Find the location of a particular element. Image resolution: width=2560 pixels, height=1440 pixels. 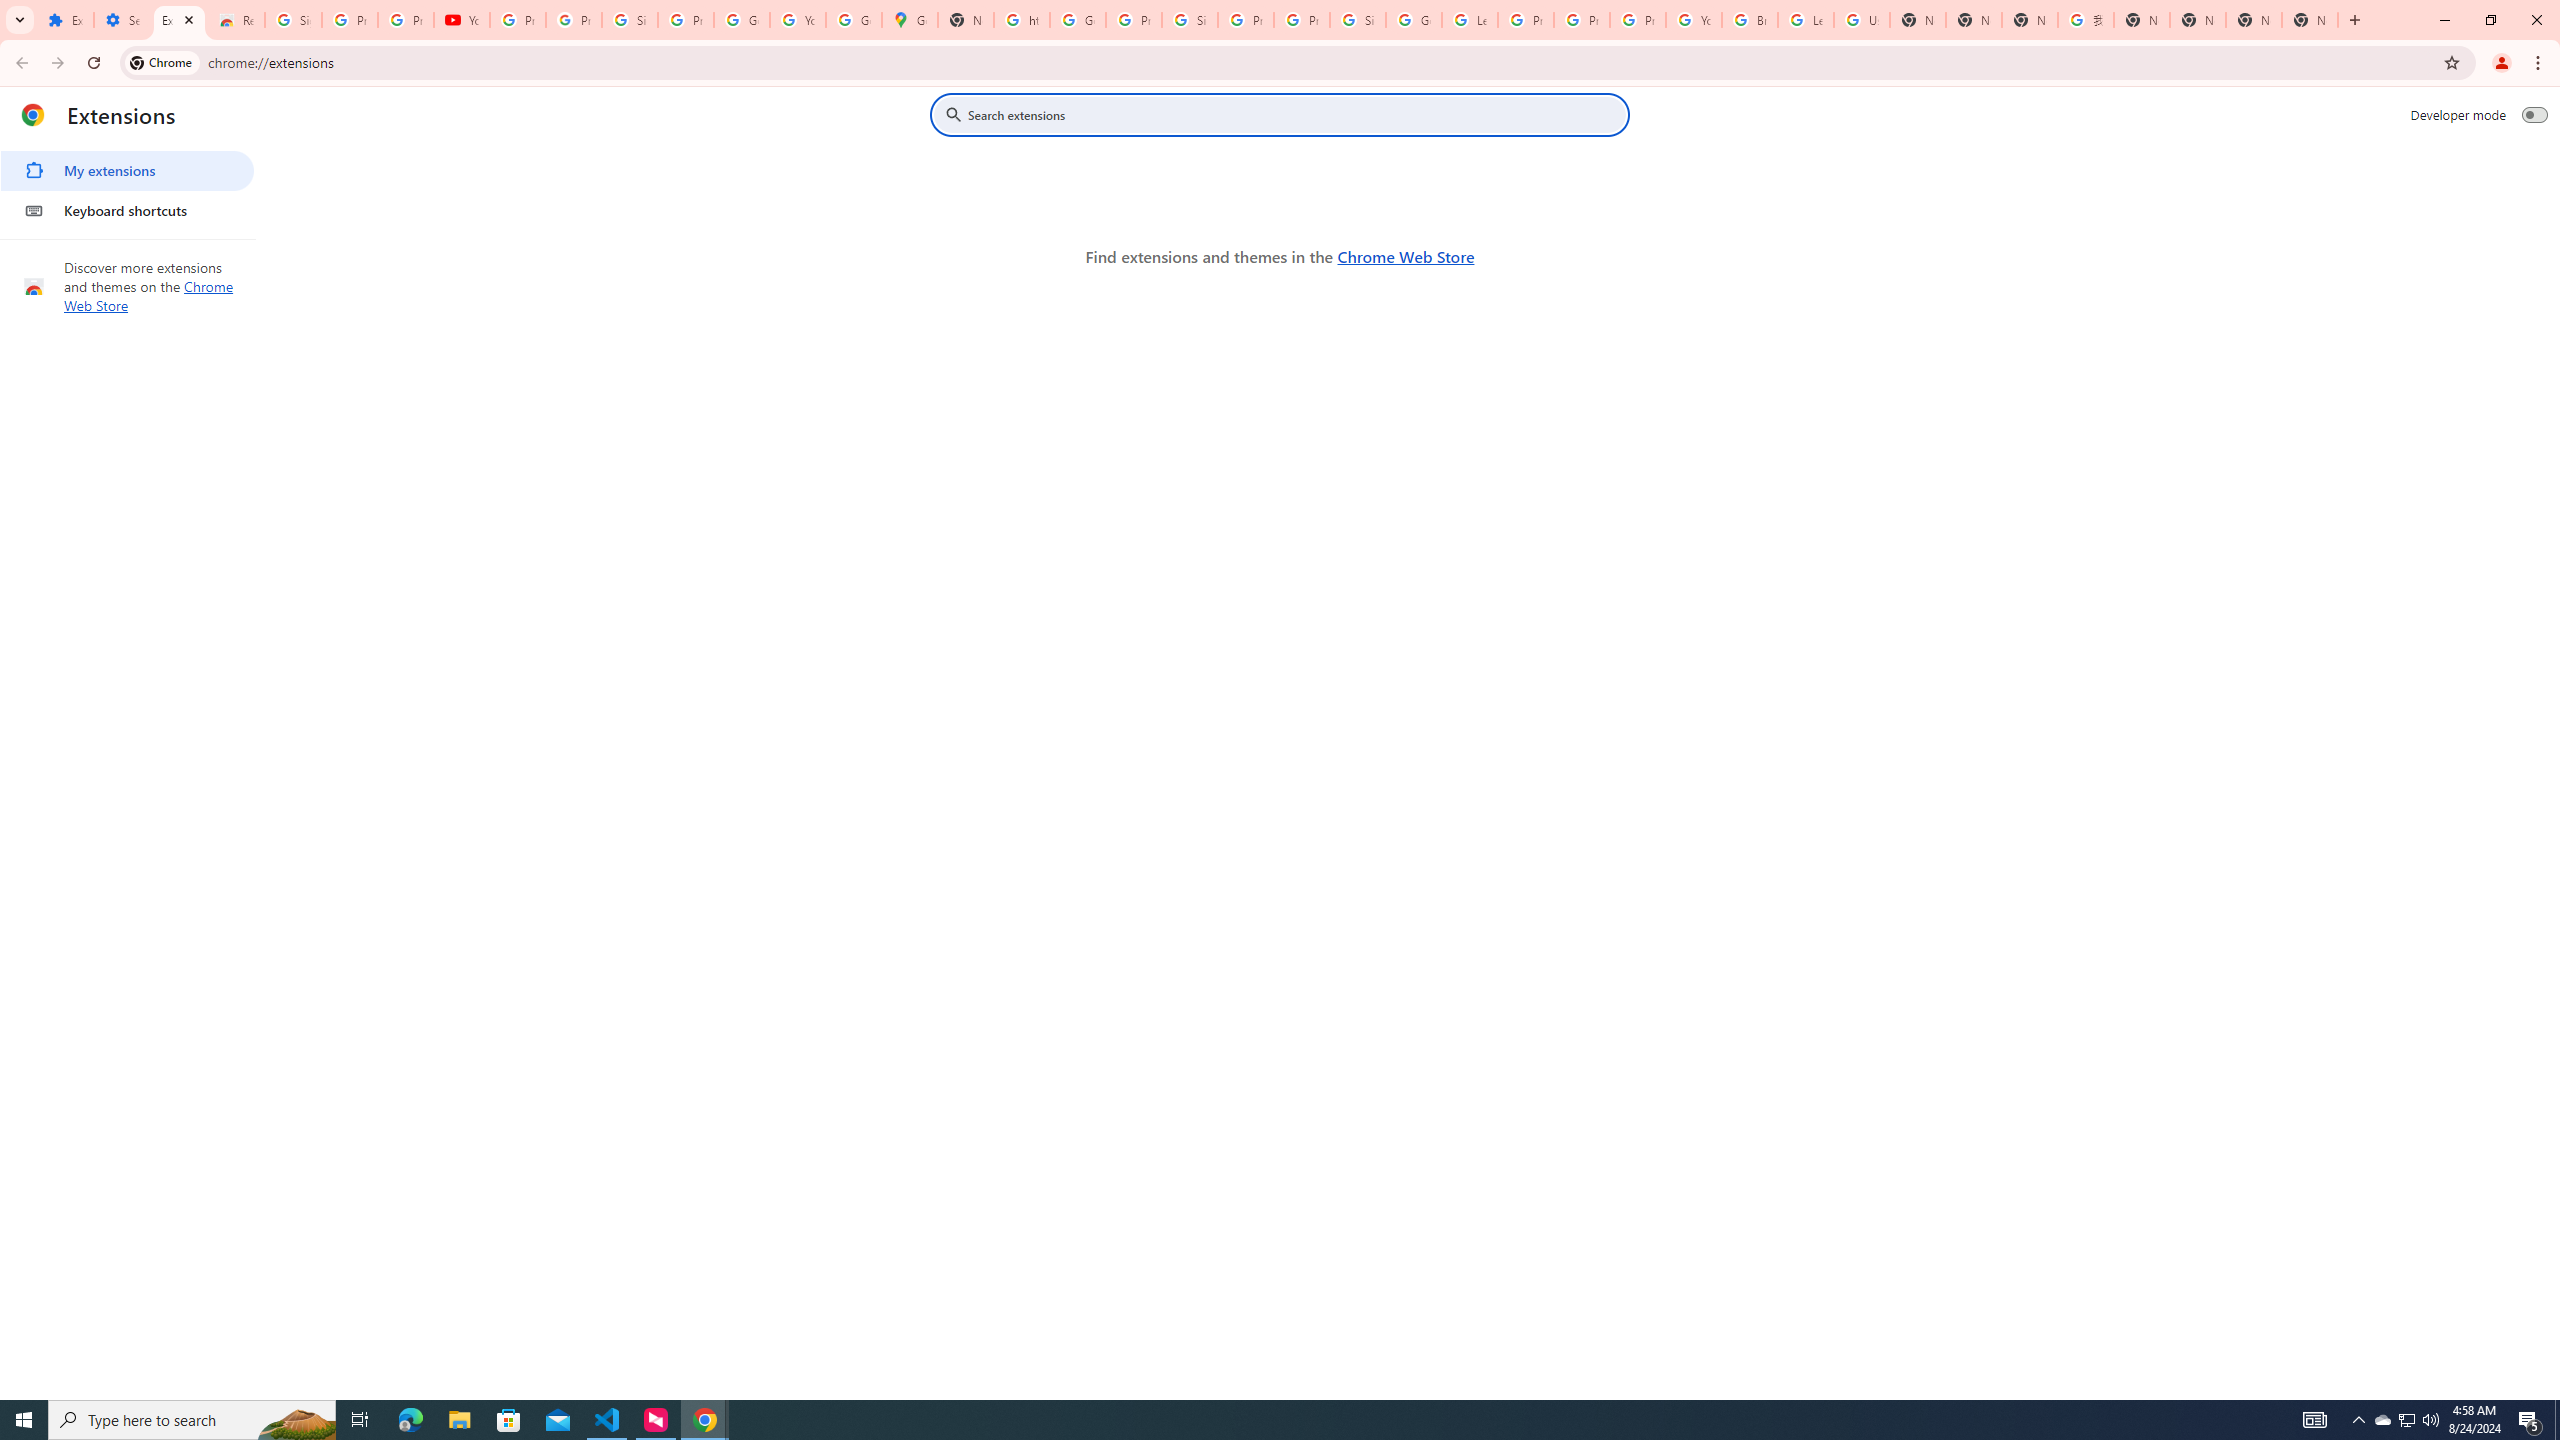

'Privacy Help Center - Policies Help' is located at coordinates (1581, 19).